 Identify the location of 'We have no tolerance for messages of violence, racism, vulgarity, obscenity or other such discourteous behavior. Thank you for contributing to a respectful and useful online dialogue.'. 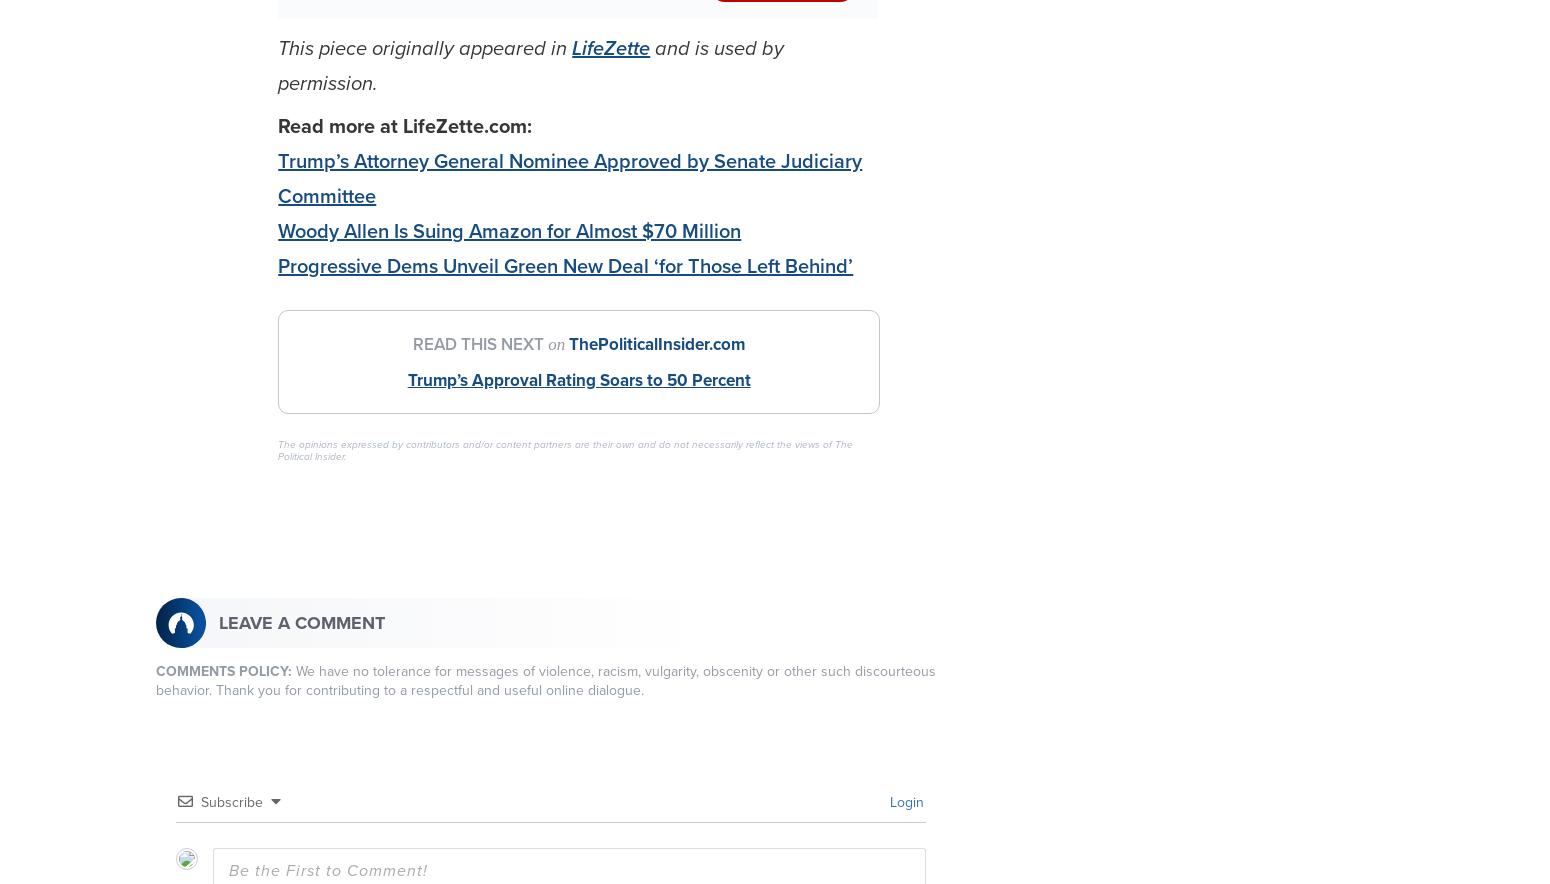
(544, 681).